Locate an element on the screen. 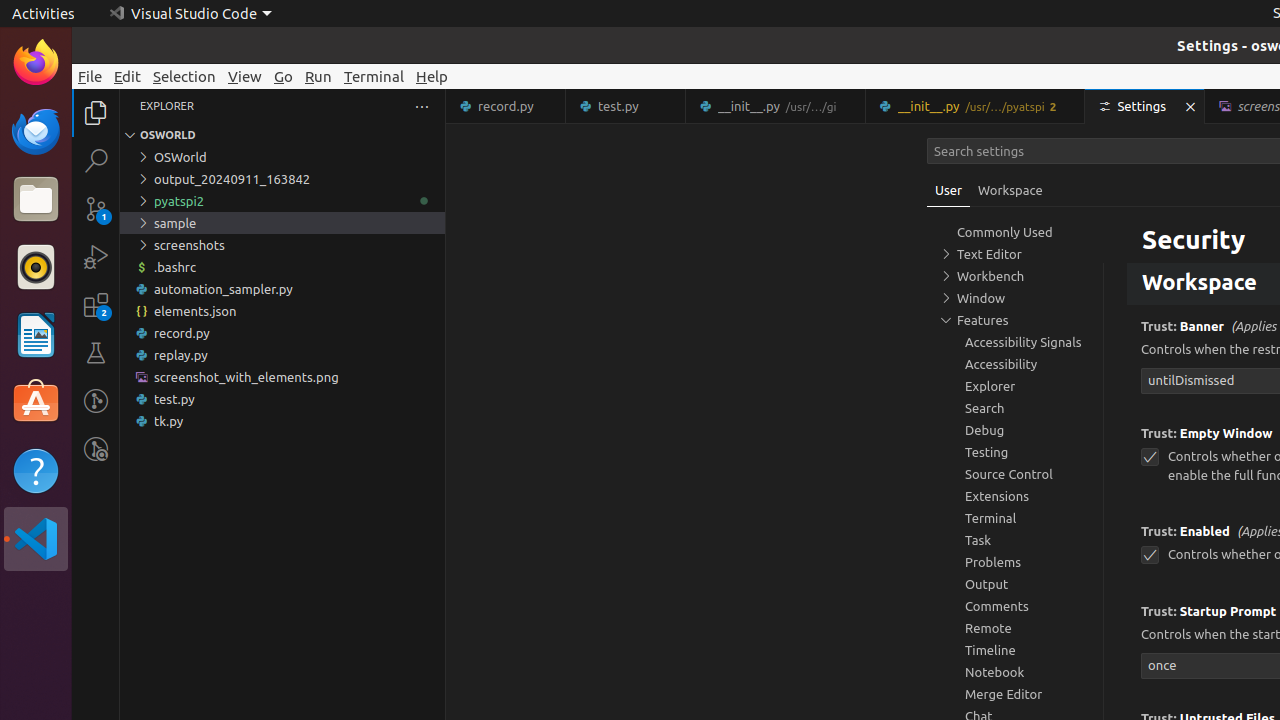  'Explorer Section: osworld' is located at coordinates (281, 135).